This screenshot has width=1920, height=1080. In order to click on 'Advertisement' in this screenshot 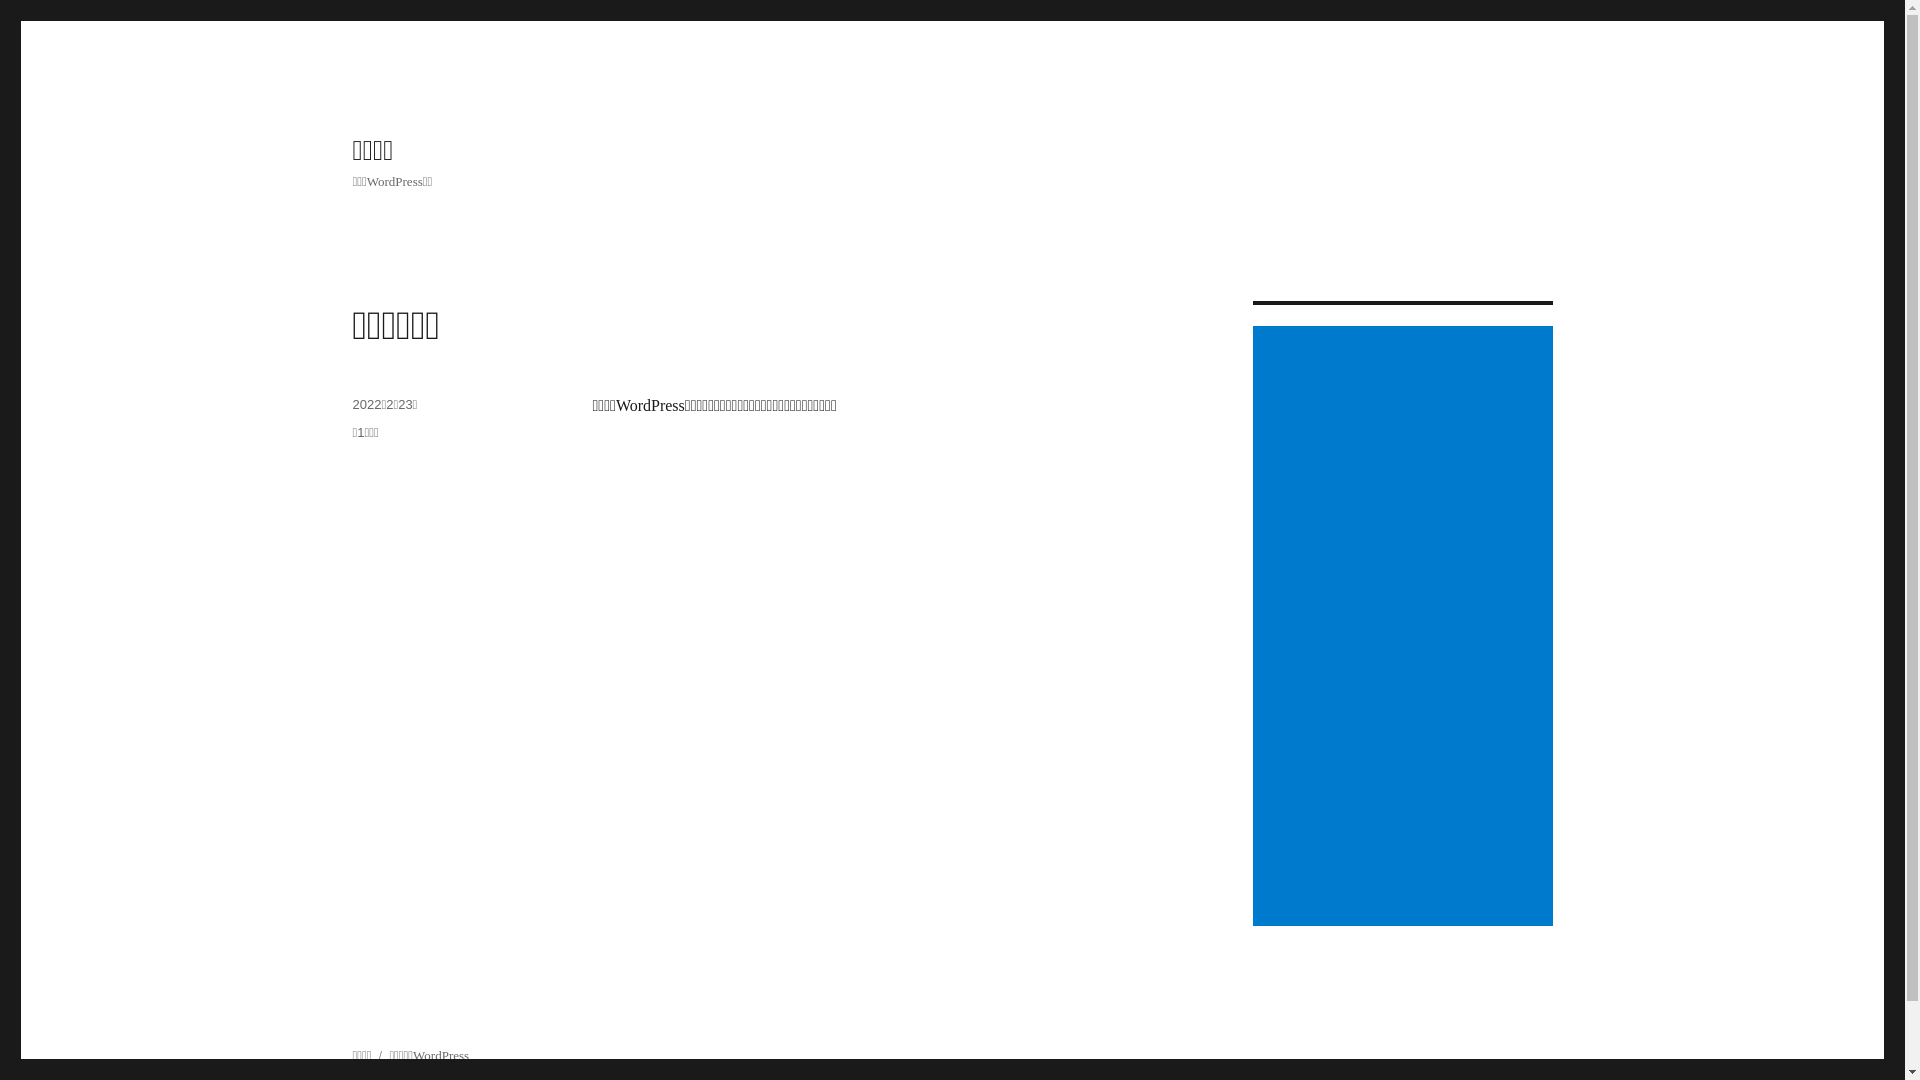, I will do `click(1405, 627)`.